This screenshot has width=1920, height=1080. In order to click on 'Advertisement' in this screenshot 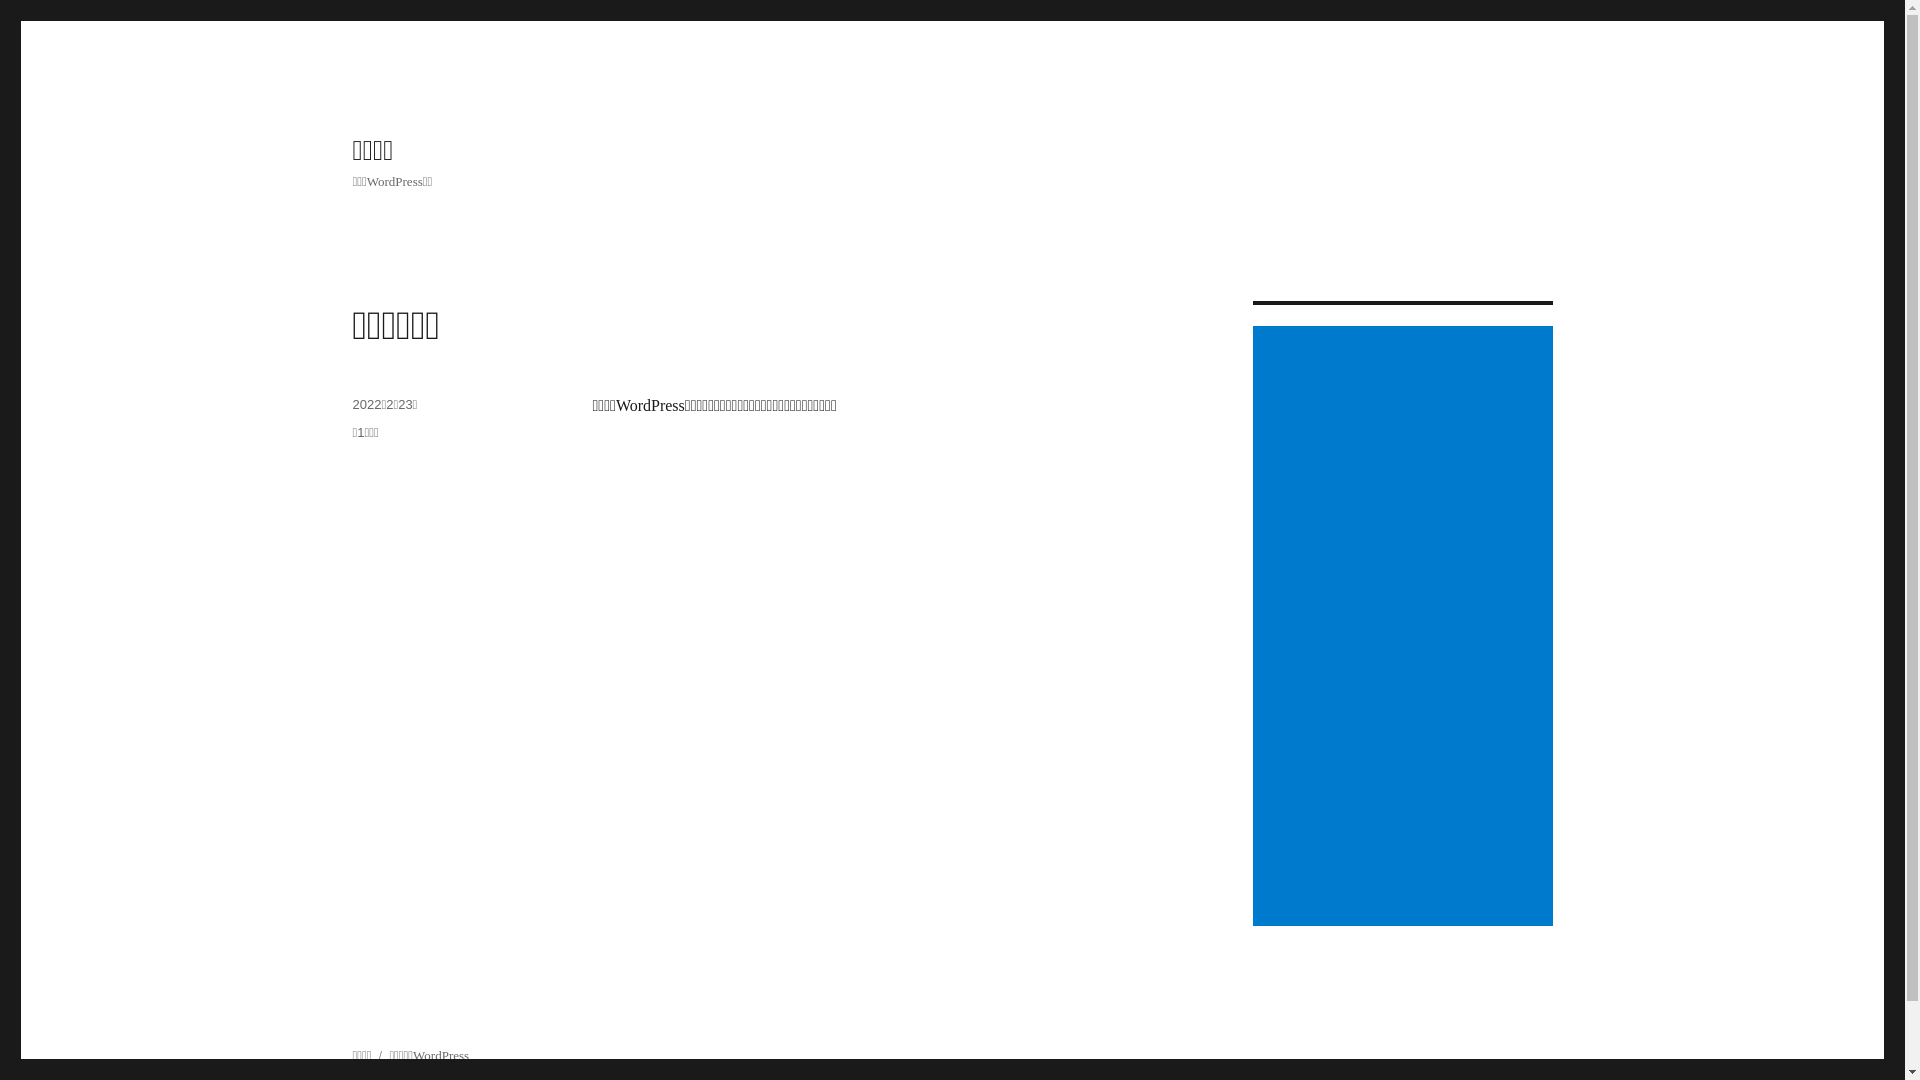, I will do `click(1405, 627)`.